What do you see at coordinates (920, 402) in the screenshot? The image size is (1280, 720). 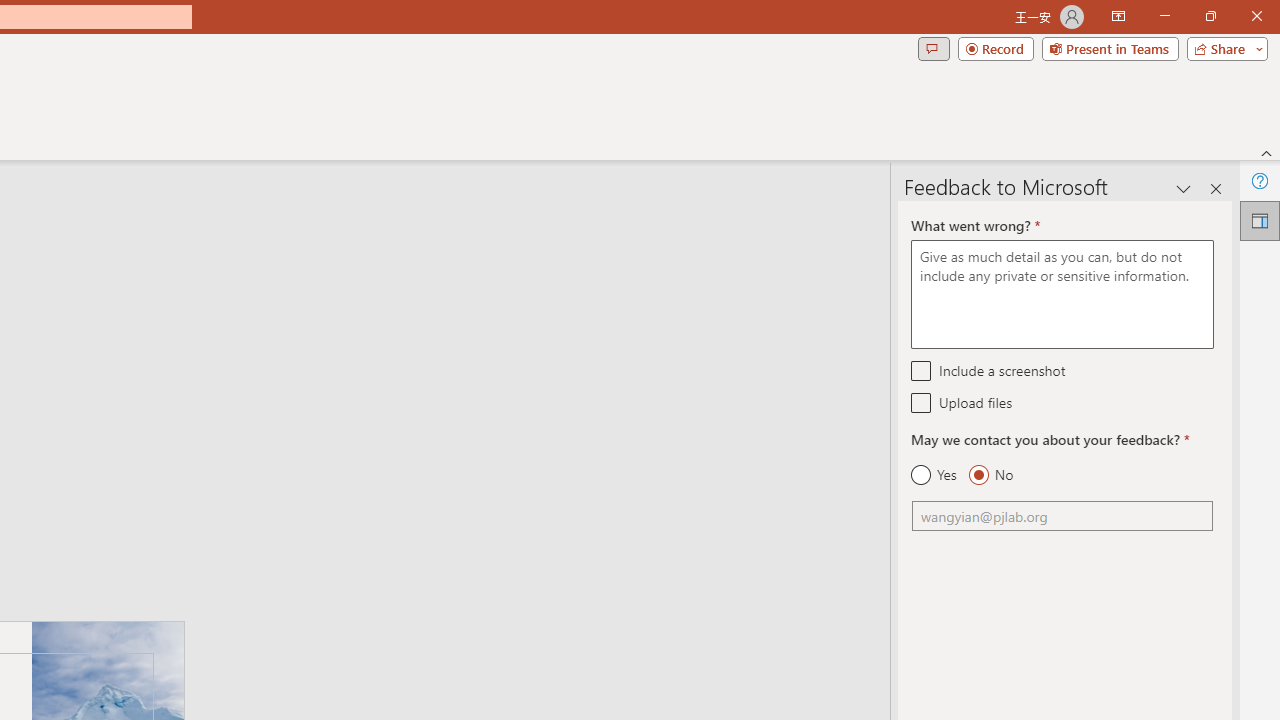 I see `'Upload files'` at bounding box center [920, 402].